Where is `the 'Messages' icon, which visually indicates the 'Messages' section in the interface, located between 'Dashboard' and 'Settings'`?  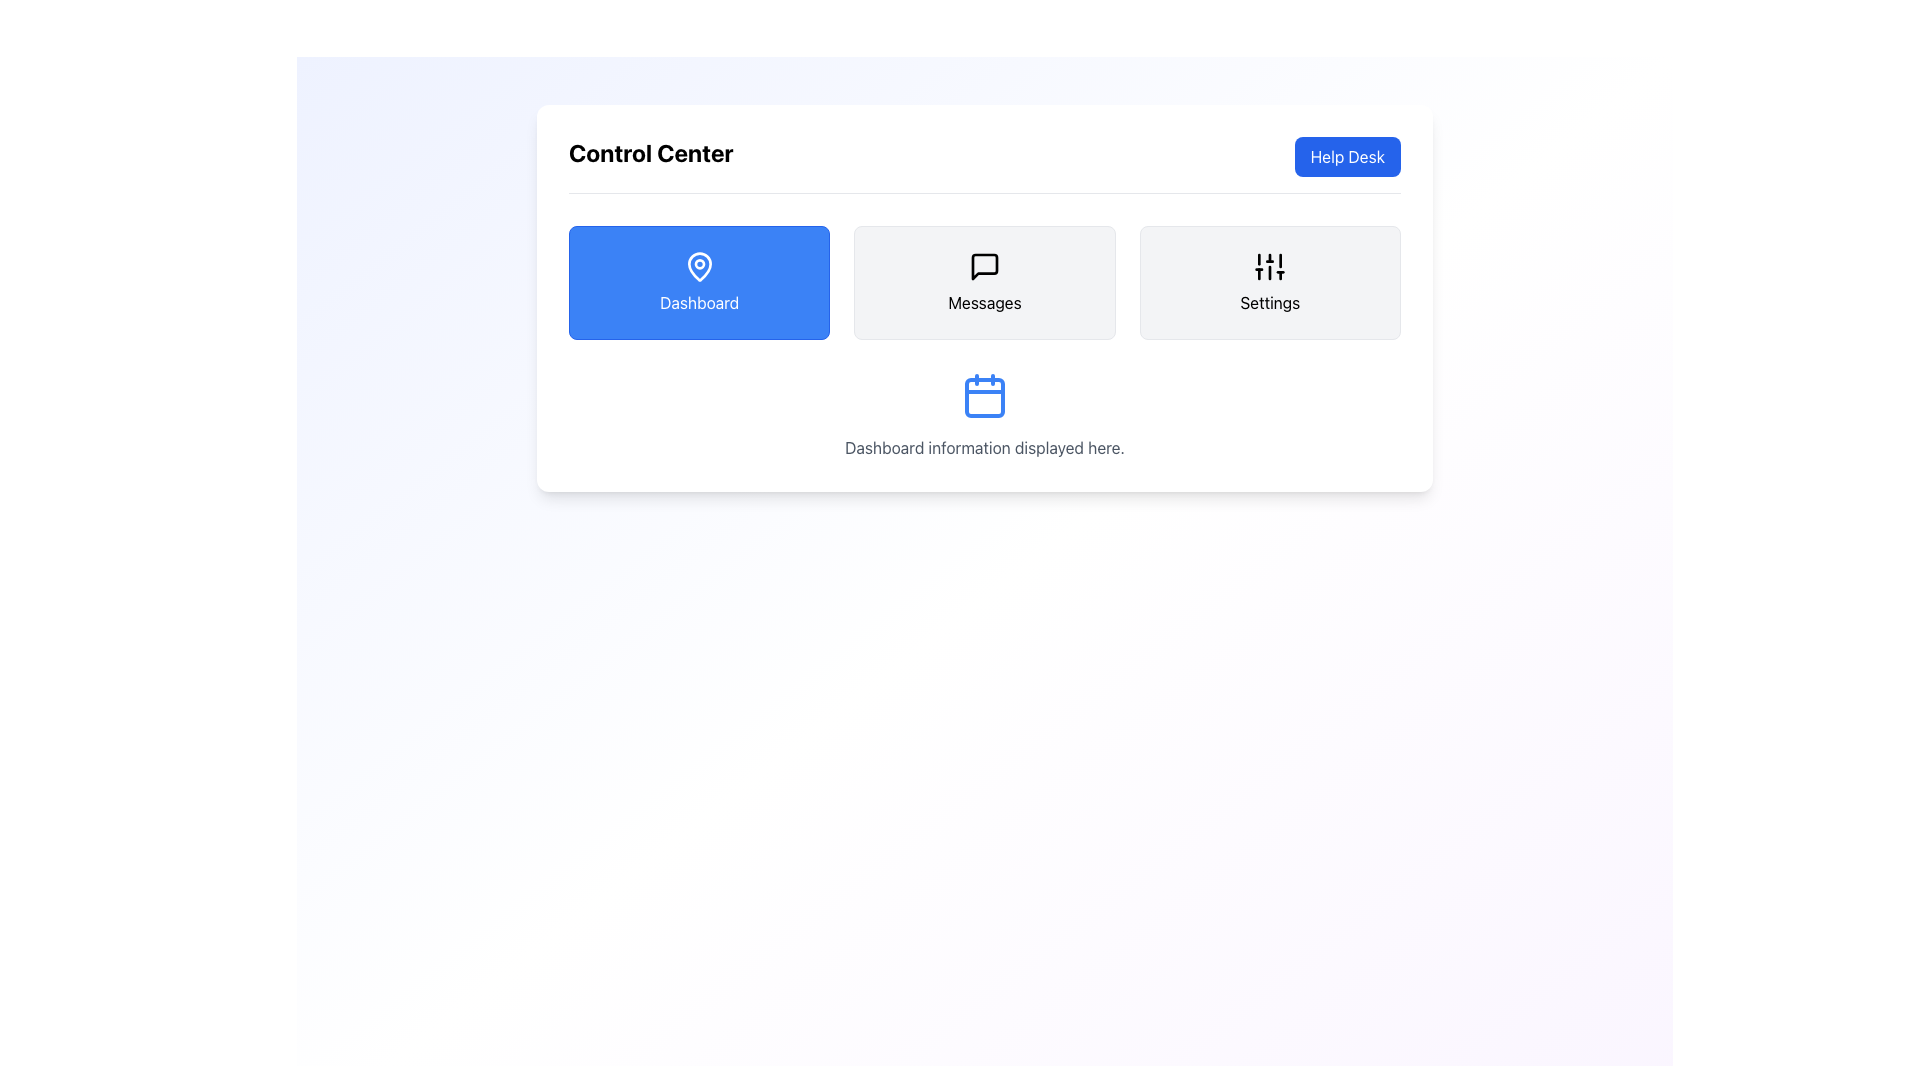 the 'Messages' icon, which visually indicates the 'Messages' section in the interface, located between 'Dashboard' and 'Settings' is located at coordinates (984, 265).